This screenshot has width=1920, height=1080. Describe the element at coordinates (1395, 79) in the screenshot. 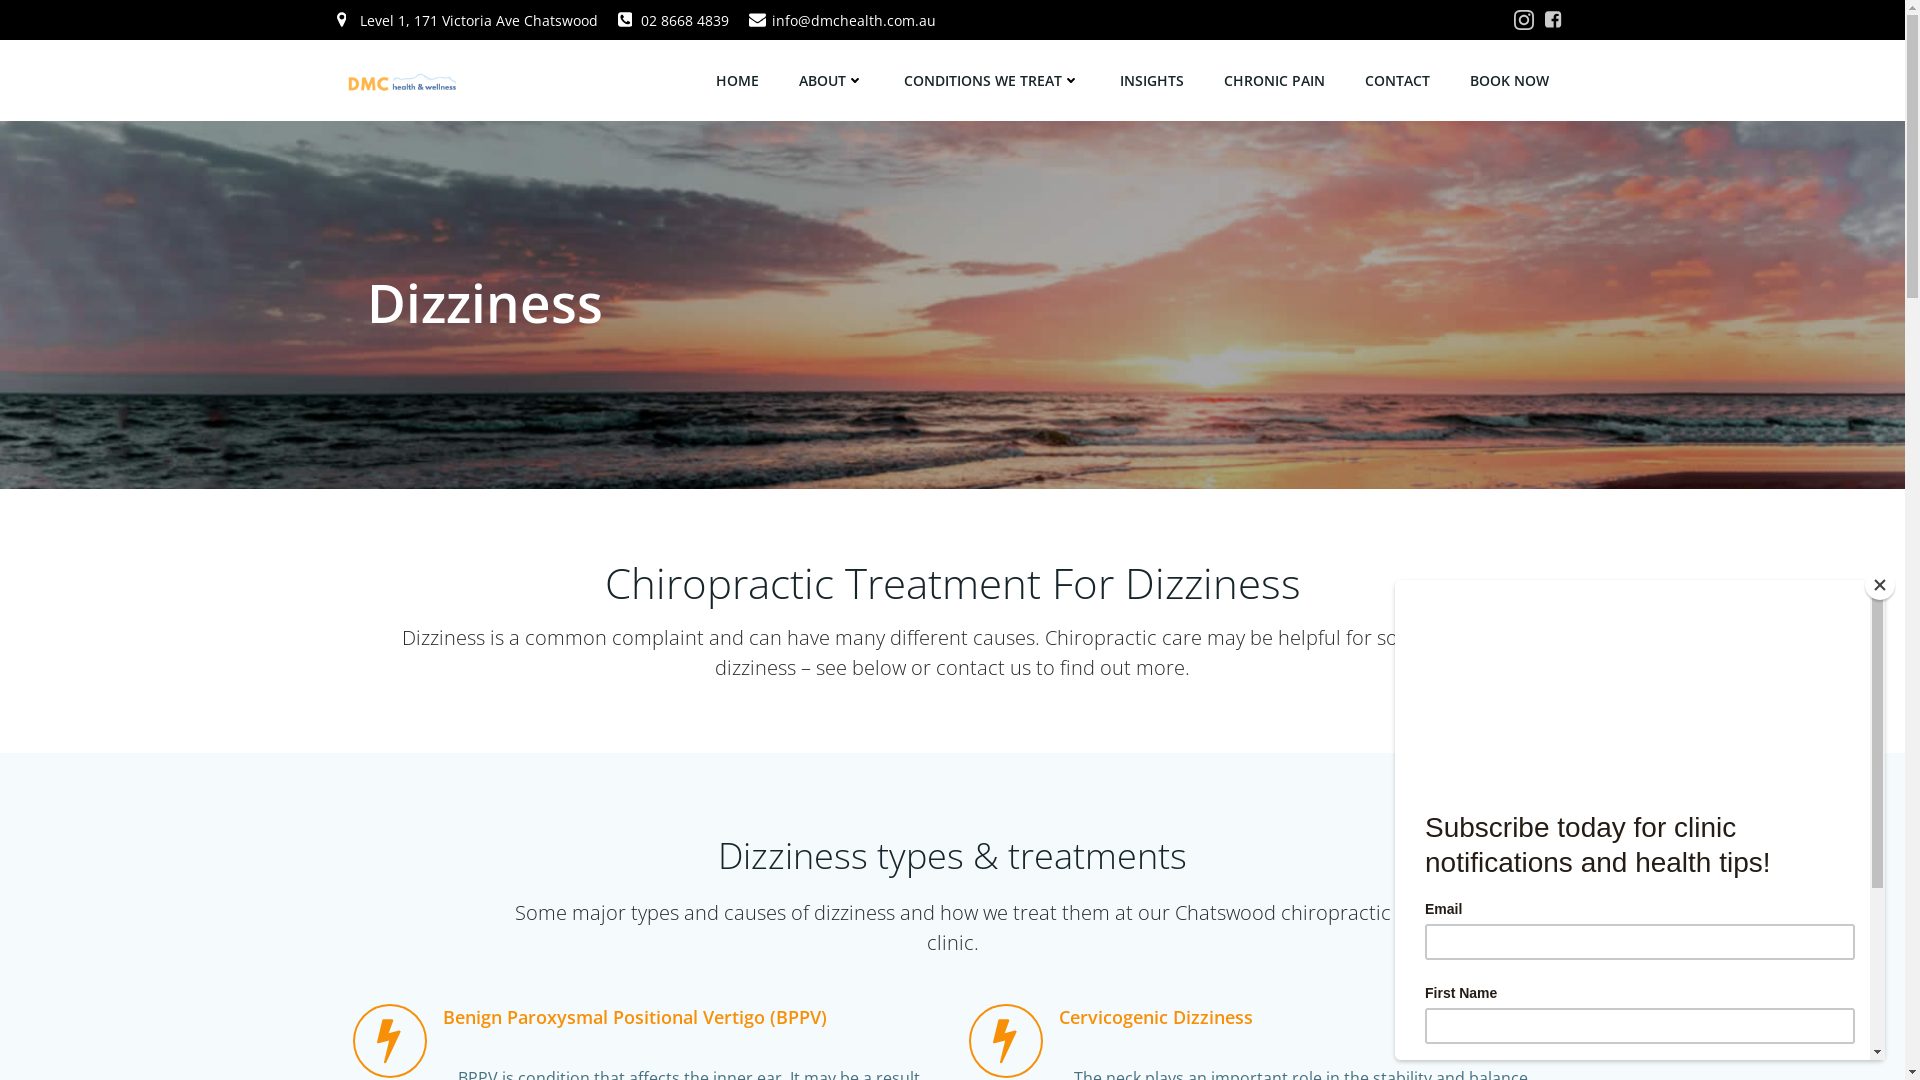

I see `'CONTACT'` at that location.